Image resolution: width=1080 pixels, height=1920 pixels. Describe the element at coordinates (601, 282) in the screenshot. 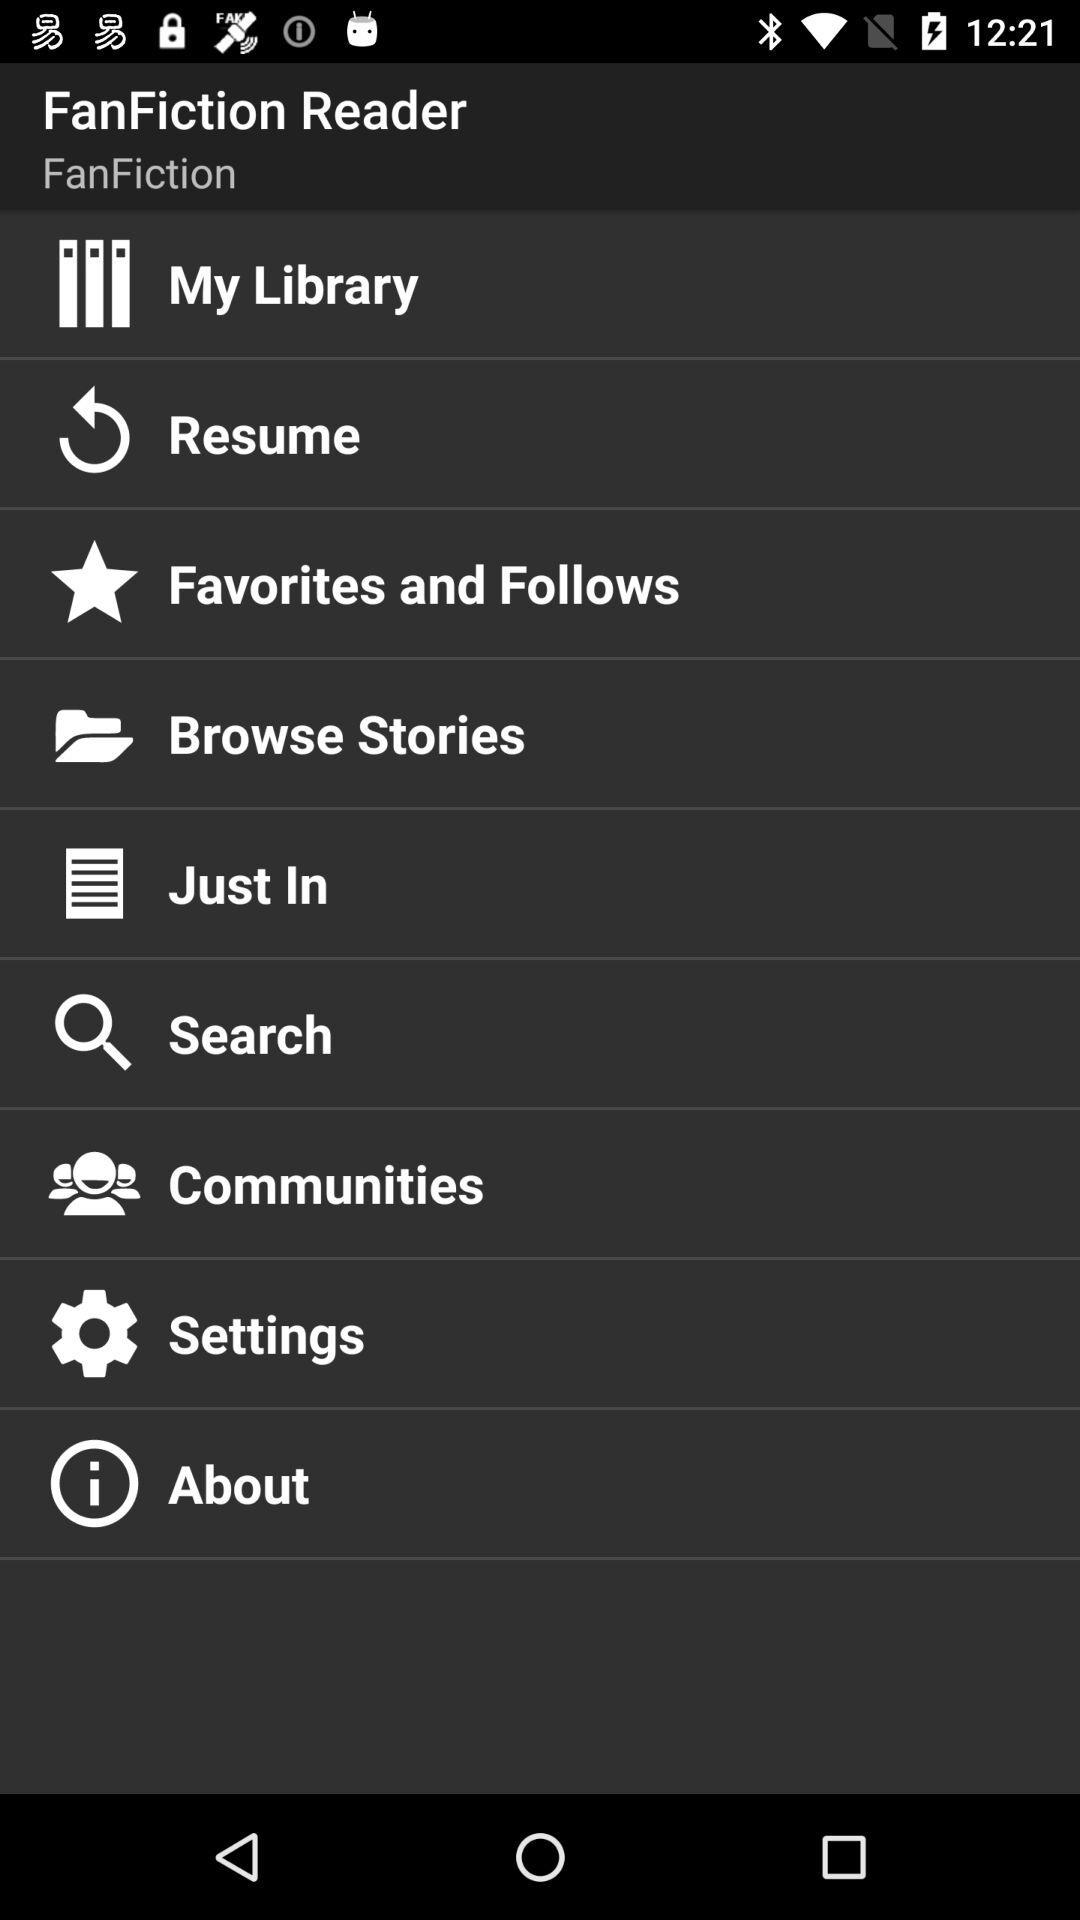

I see `app below the fanfiction item` at that location.